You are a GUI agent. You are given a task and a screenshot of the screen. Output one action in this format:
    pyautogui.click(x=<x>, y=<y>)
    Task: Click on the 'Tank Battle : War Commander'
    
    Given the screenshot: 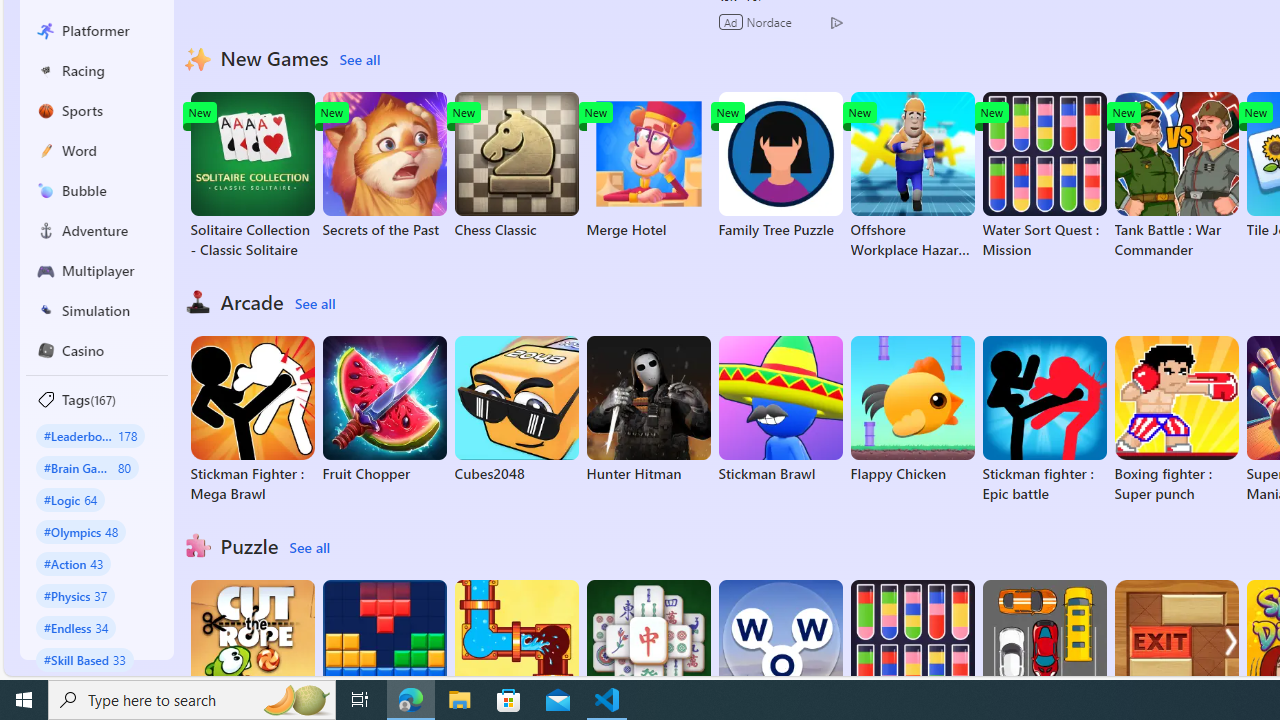 What is the action you would take?
    pyautogui.click(x=1176, y=175)
    